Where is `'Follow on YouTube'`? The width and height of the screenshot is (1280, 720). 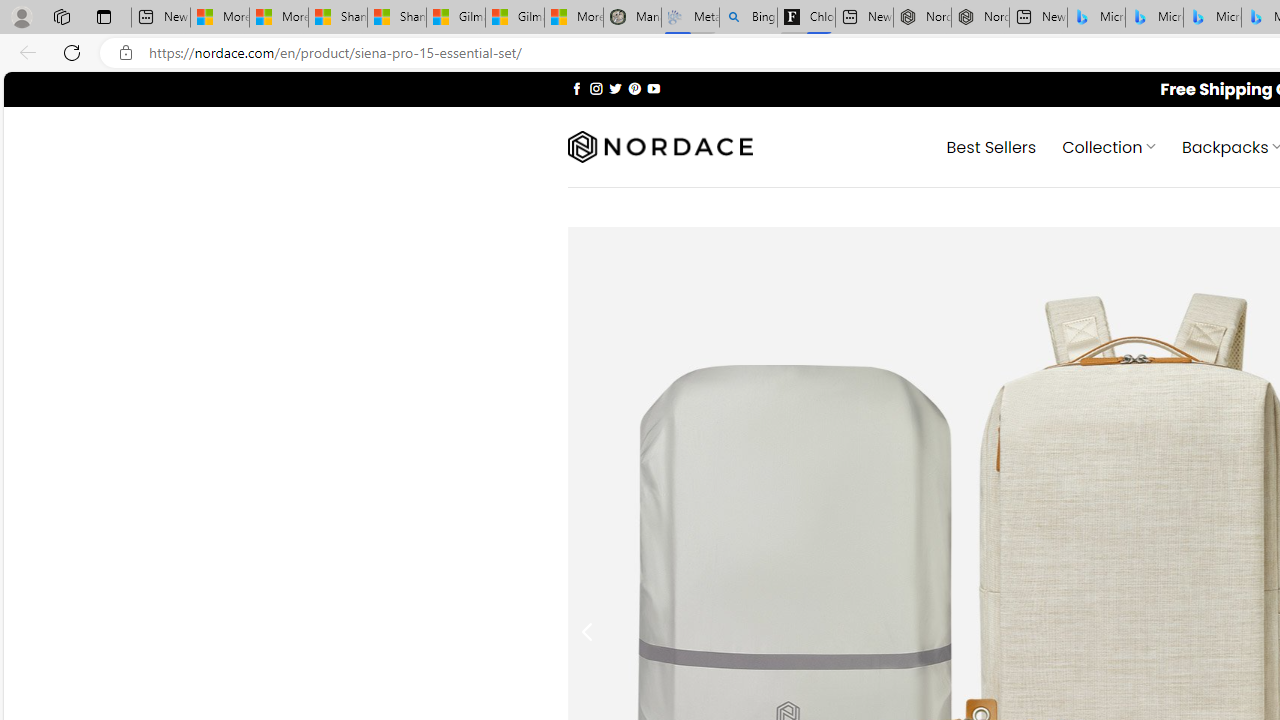
'Follow on YouTube' is located at coordinates (653, 87).